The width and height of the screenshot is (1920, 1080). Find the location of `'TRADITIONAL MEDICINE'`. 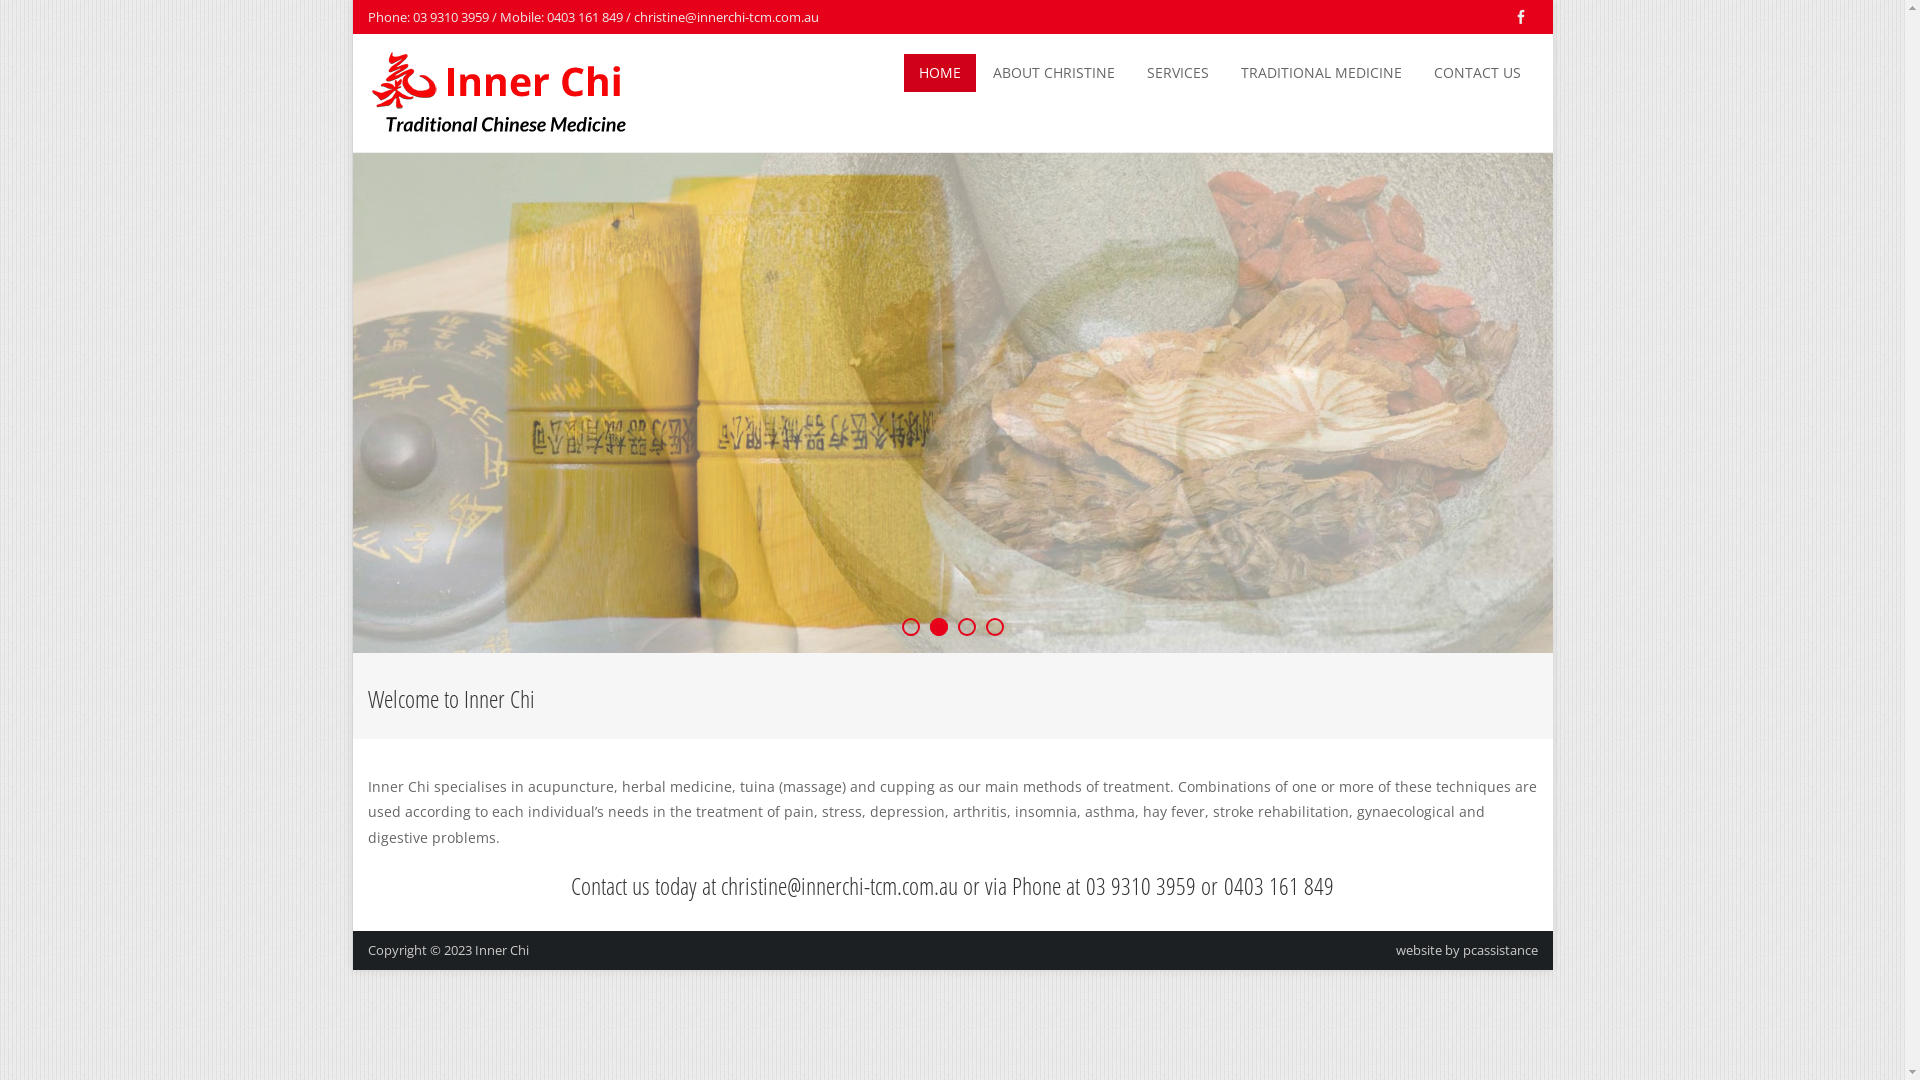

'TRADITIONAL MEDICINE' is located at coordinates (1321, 72).